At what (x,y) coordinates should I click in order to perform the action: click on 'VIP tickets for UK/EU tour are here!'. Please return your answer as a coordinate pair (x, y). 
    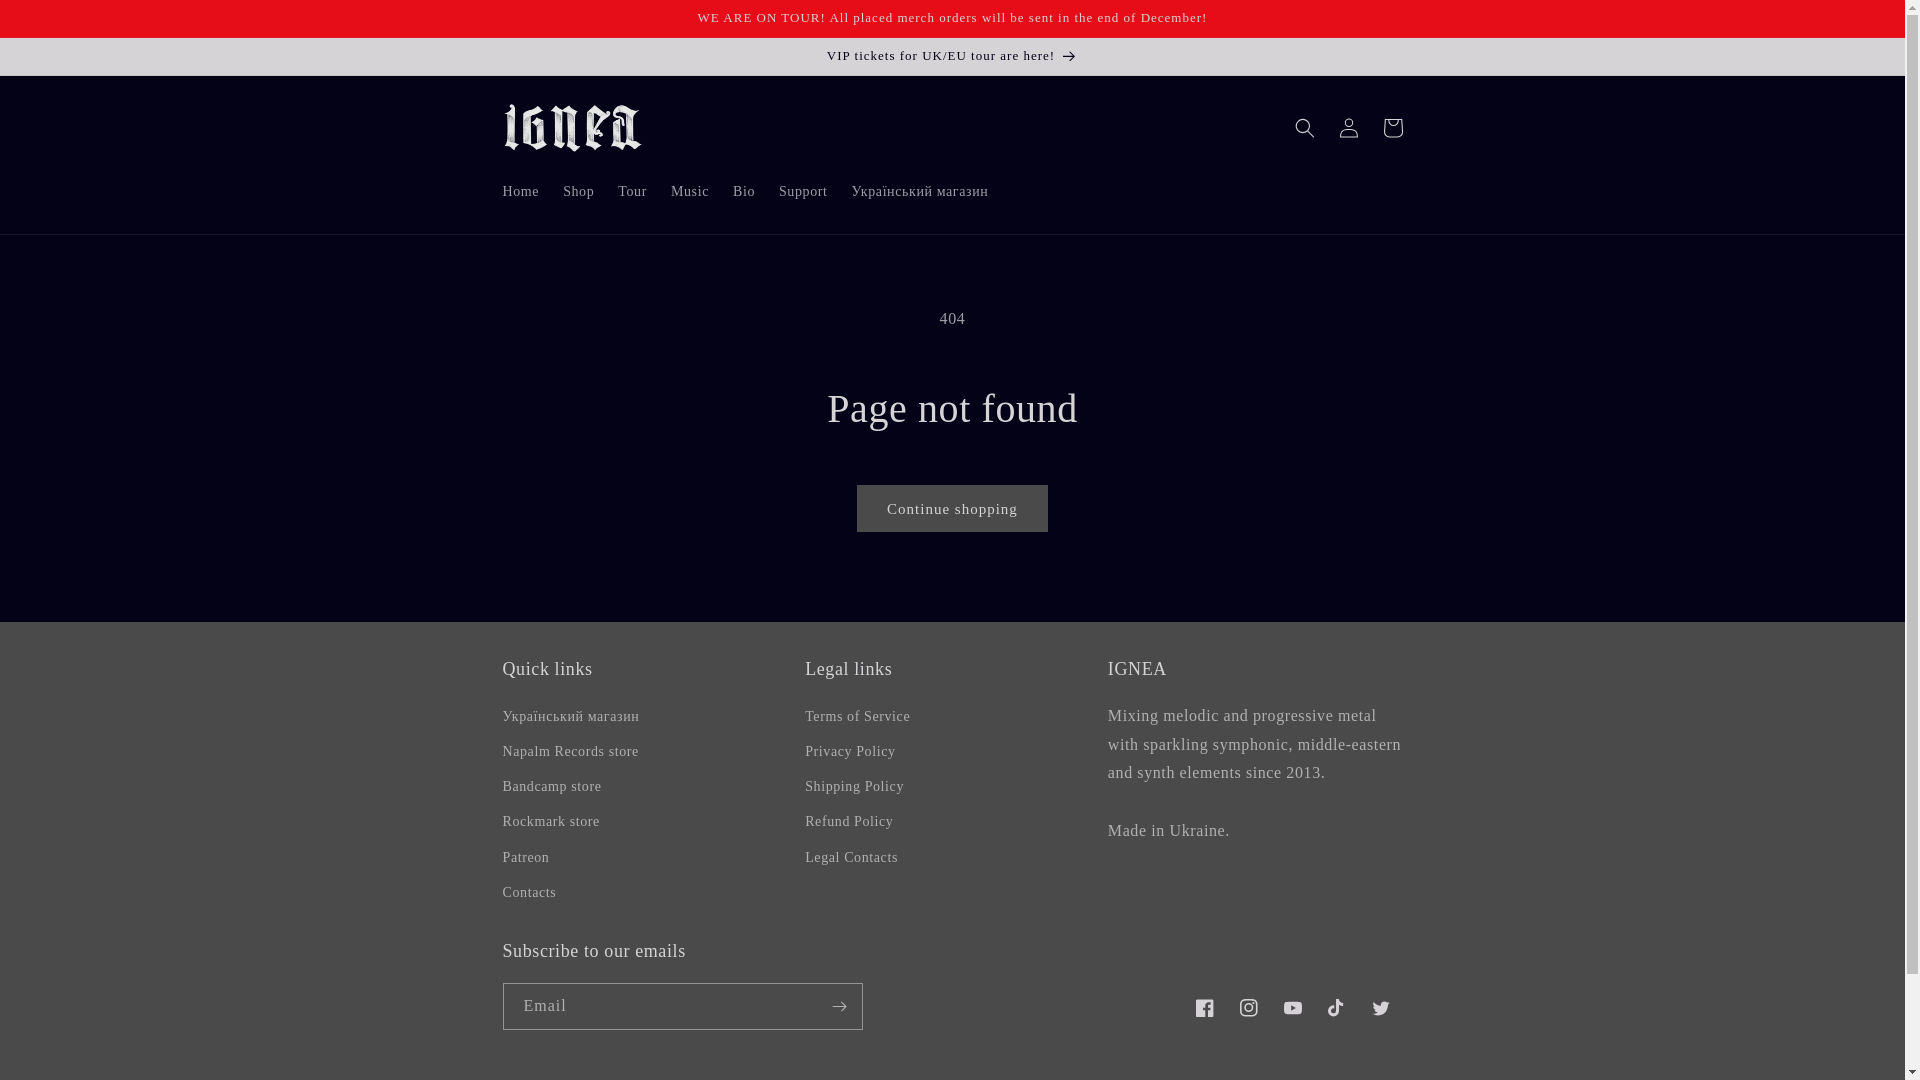
    Looking at the image, I should click on (951, 55).